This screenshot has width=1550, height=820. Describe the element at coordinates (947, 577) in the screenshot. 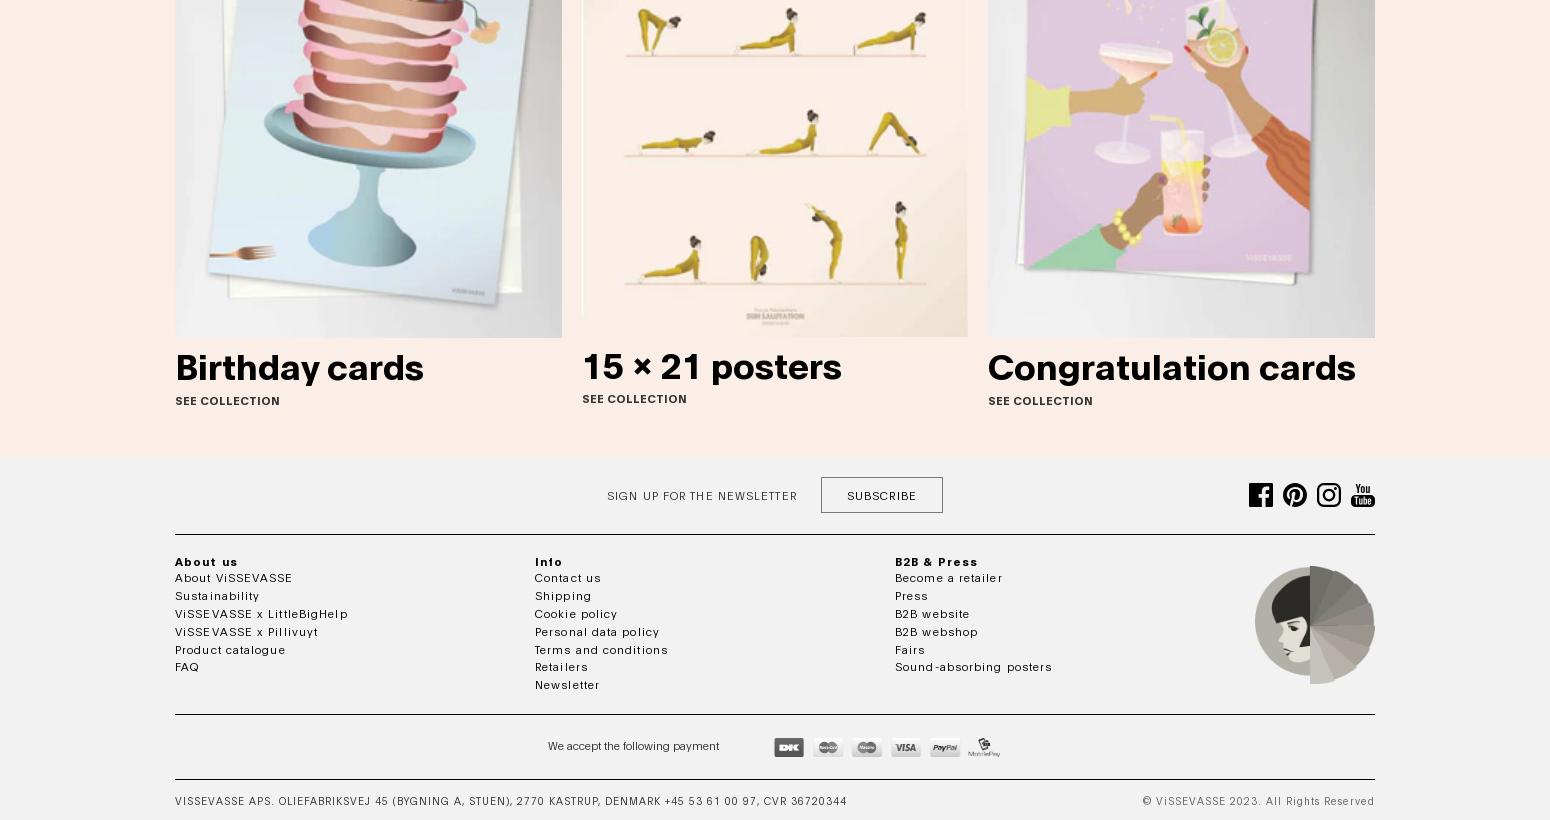

I see `'Become a retailer'` at that location.